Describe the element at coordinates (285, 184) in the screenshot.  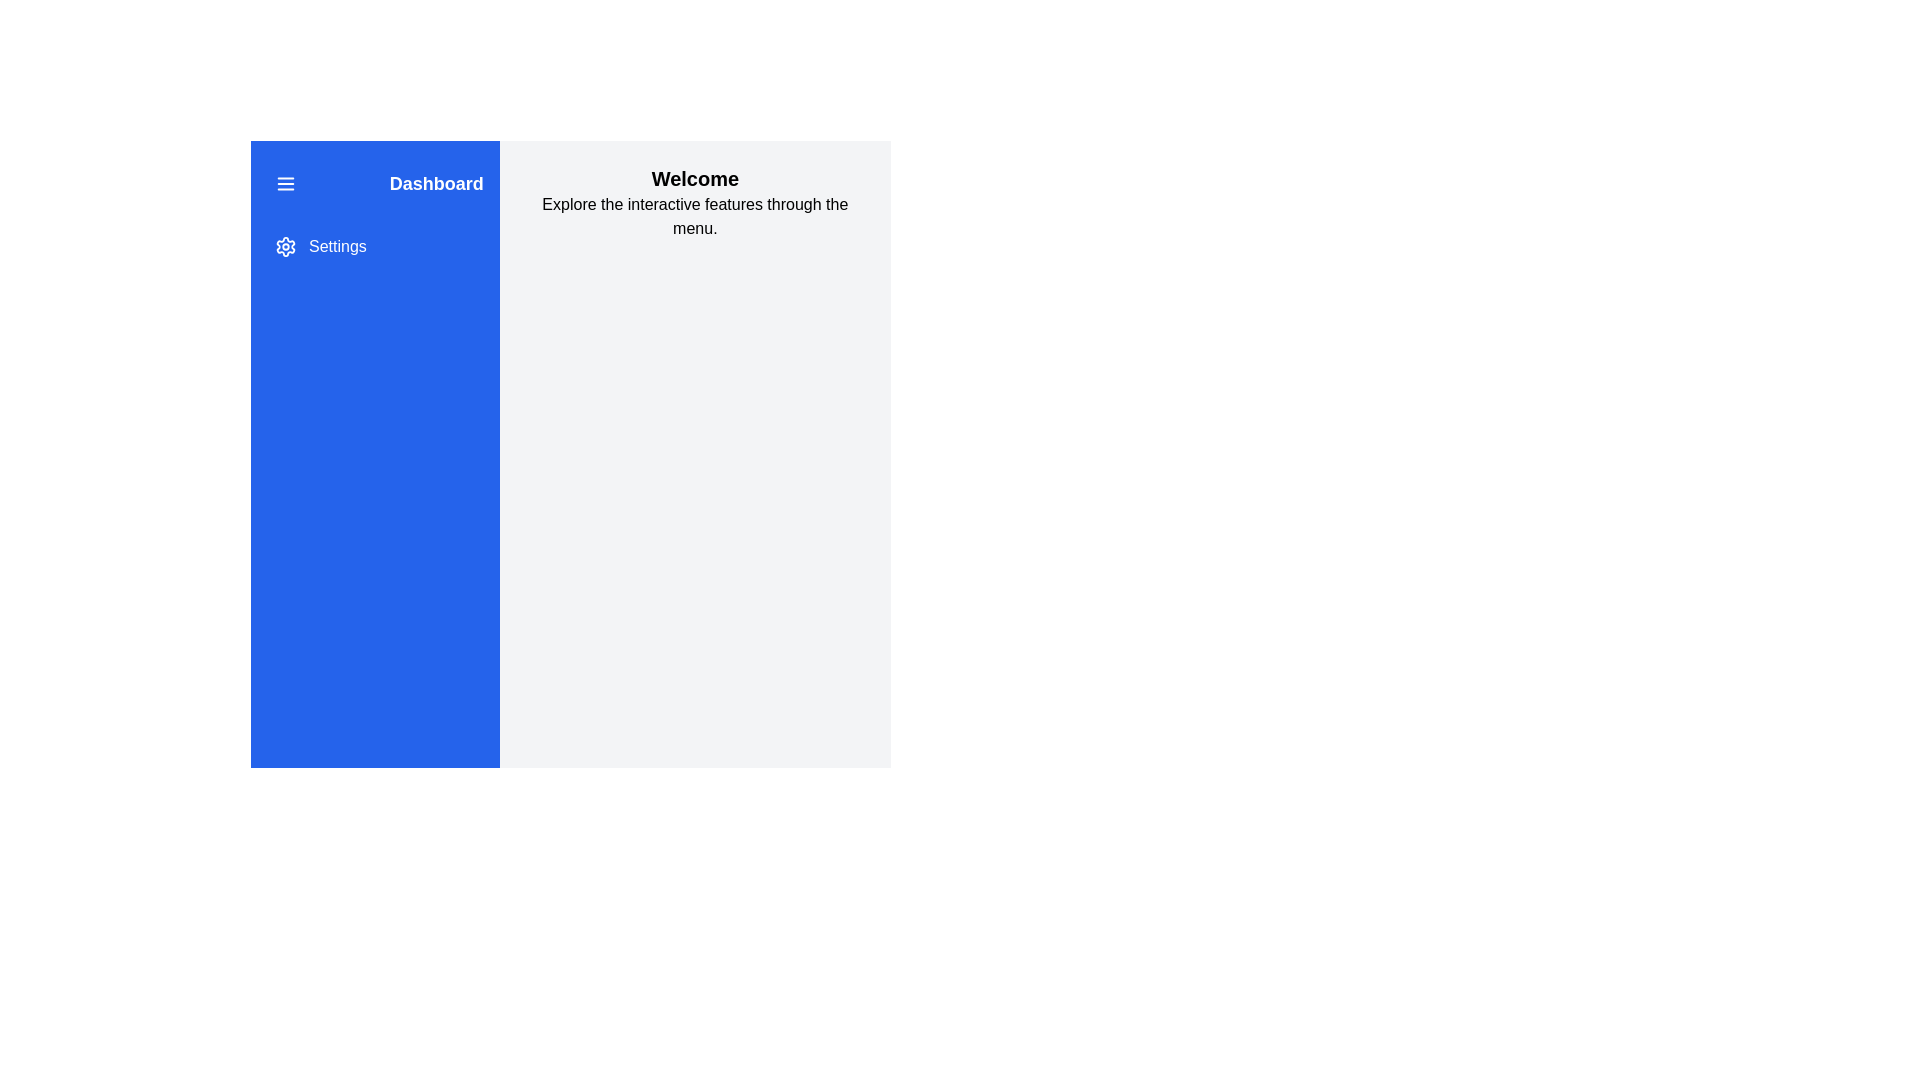
I see `the button with a three-horizontal-line icon located` at that location.